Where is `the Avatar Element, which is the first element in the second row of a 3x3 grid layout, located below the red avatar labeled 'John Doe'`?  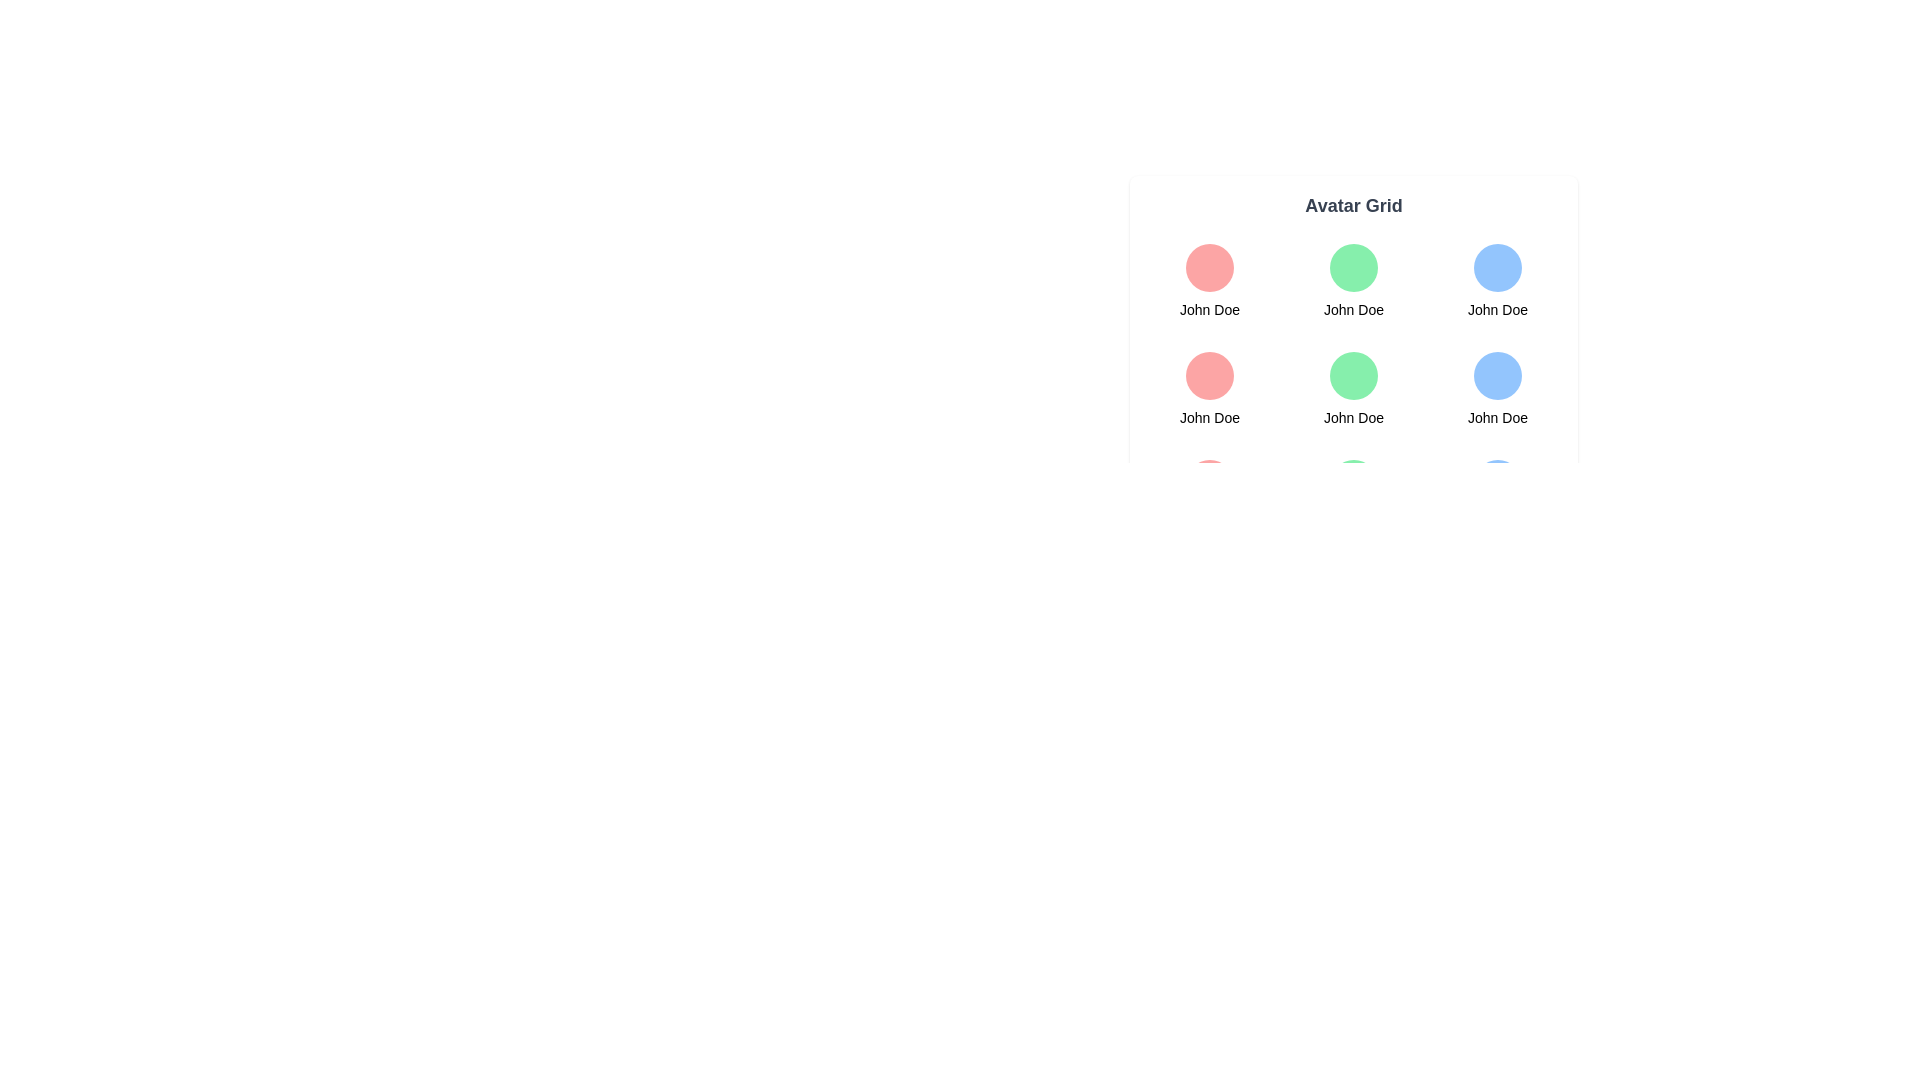
the Avatar Element, which is the first element in the second row of a 3x3 grid layout, located below the red avatar labeled 'John Doe' is located at coordinates (1208, 375).